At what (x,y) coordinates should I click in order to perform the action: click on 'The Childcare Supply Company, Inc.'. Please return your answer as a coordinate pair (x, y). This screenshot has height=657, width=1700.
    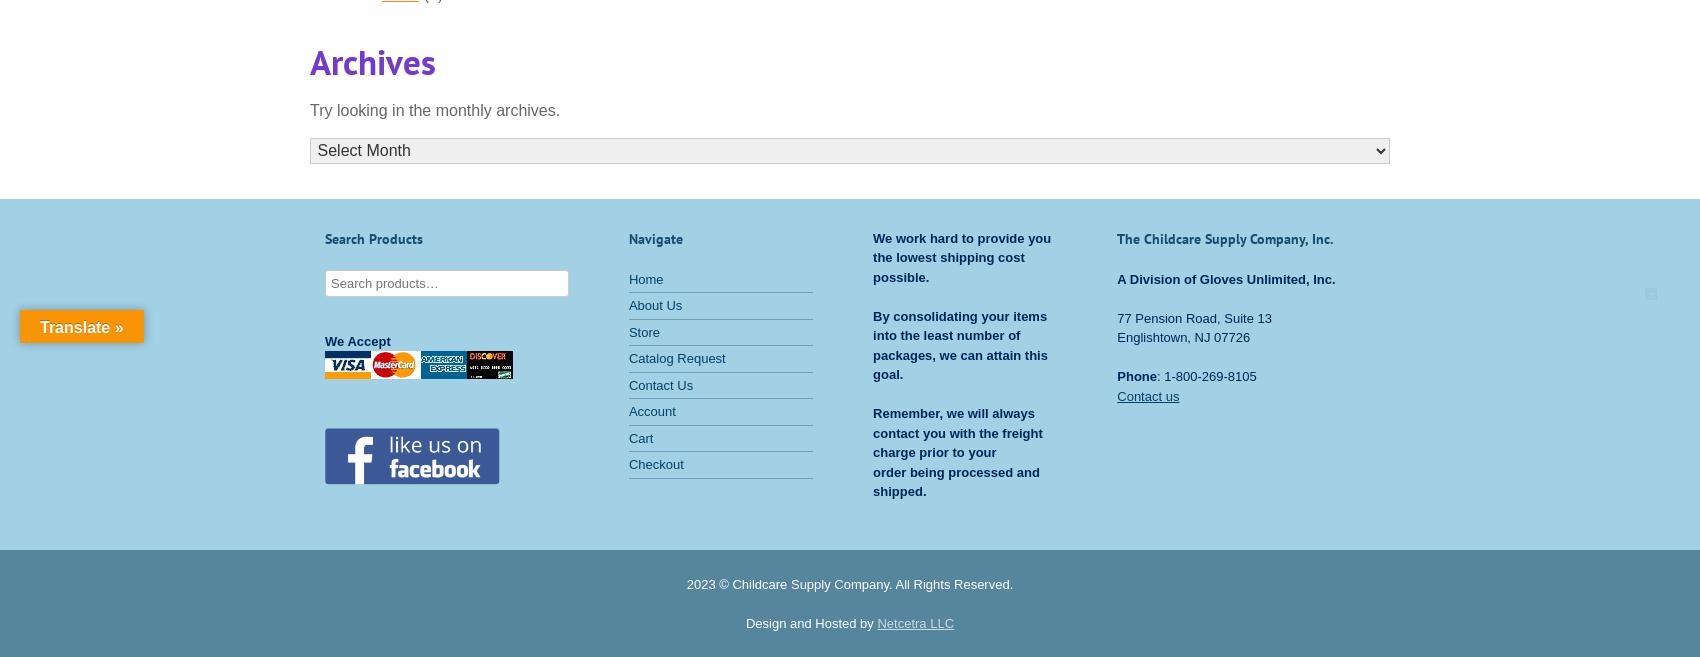
    Looking at the image, I should click on (1224, 238).